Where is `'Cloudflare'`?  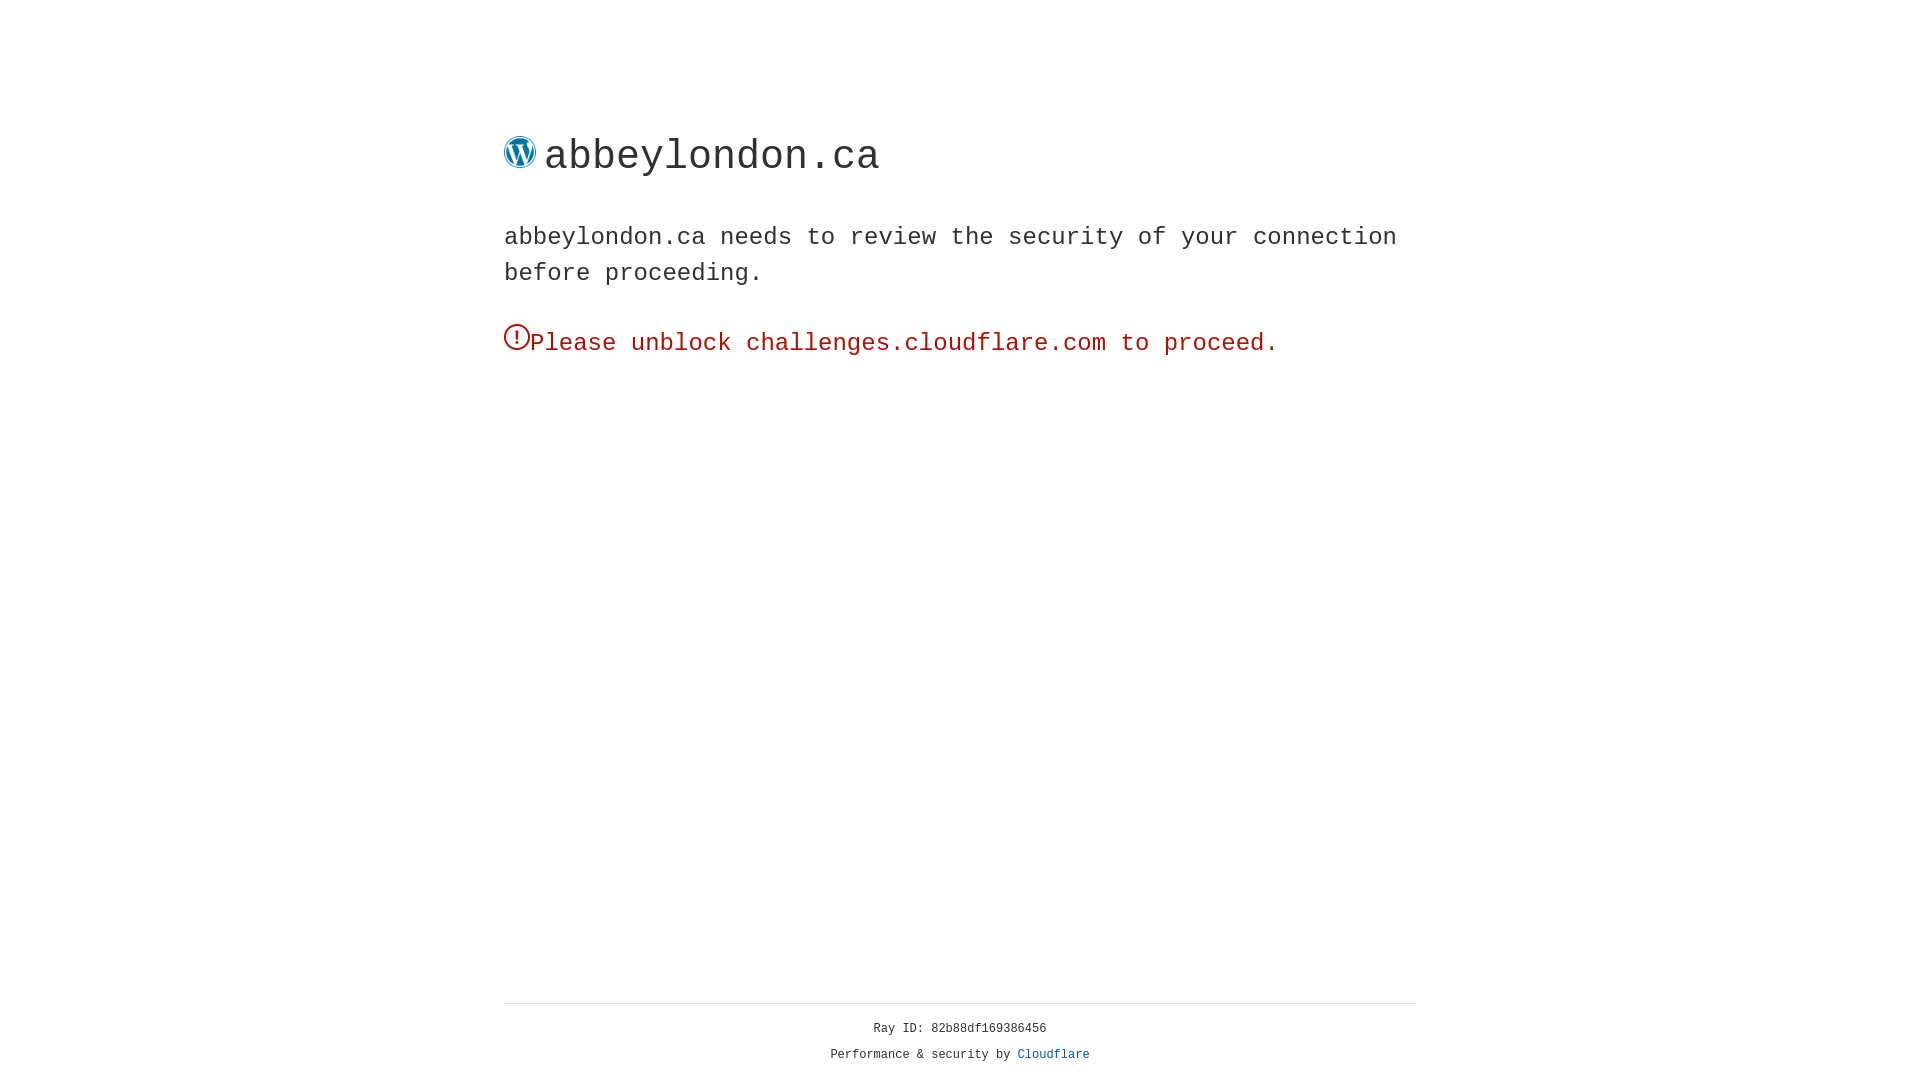
'Cloudflare' is located at coordinates (1017, 1054).